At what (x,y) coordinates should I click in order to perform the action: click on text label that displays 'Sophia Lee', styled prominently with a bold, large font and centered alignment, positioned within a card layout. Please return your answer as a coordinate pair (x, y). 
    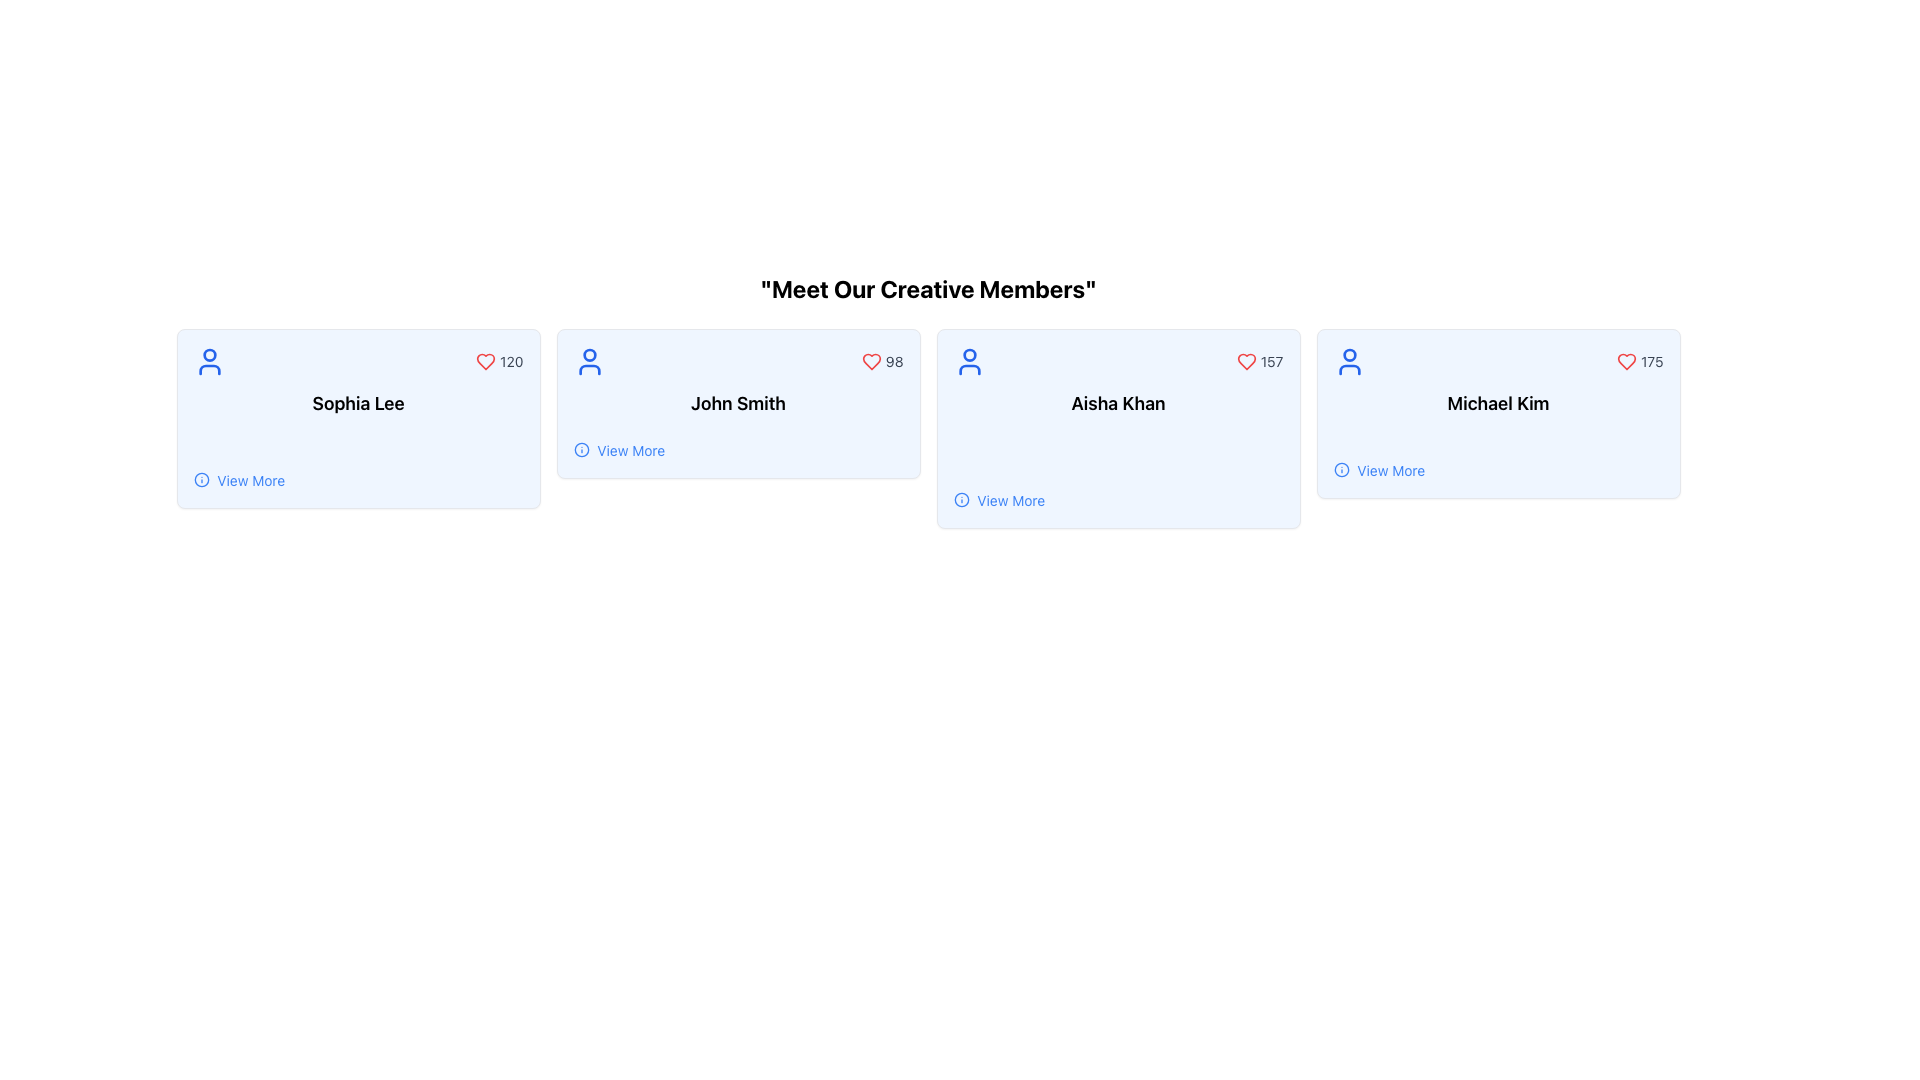
    Looking at the image, I should click on (358, 404).